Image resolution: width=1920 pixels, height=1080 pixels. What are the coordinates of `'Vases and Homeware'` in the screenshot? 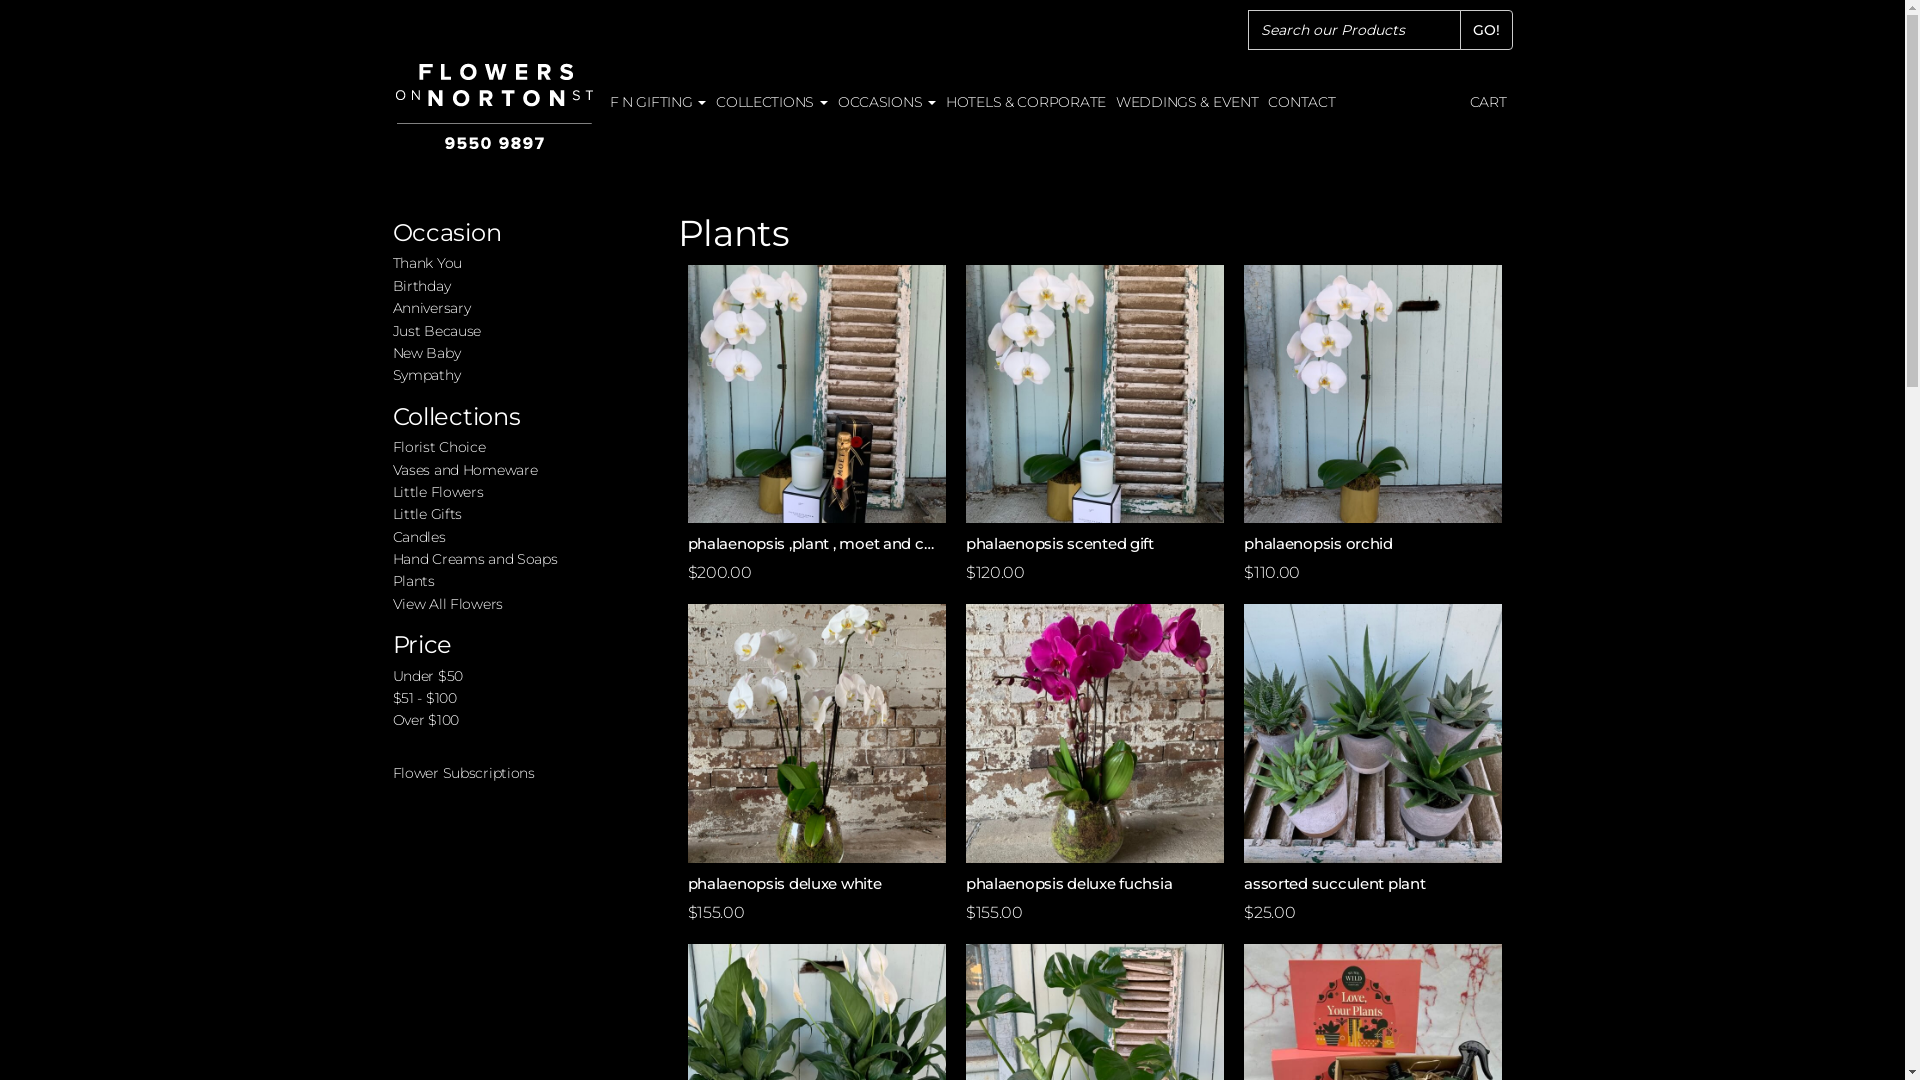 It's located at (463, 470).